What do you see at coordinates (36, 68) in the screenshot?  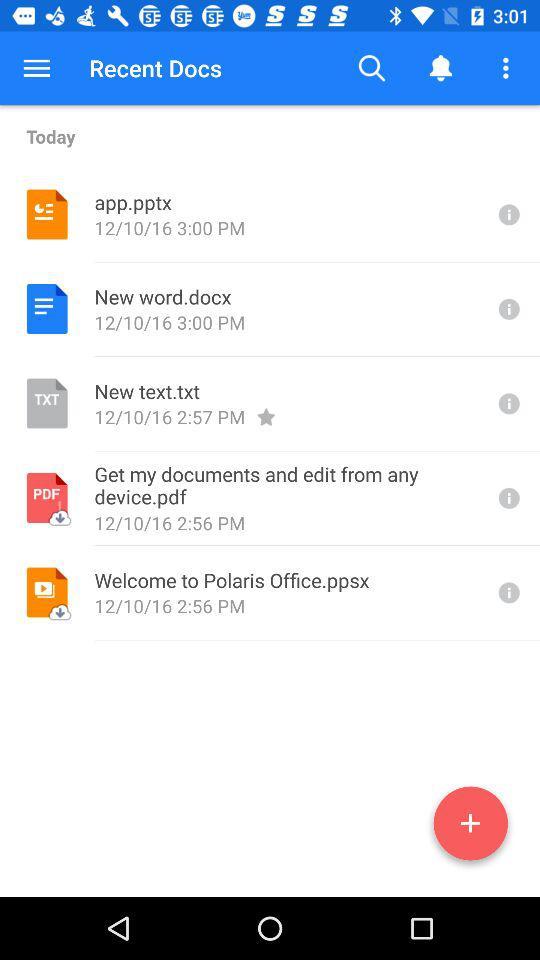 I see `the item next to recent docs item` at bounding box center [36, 68].